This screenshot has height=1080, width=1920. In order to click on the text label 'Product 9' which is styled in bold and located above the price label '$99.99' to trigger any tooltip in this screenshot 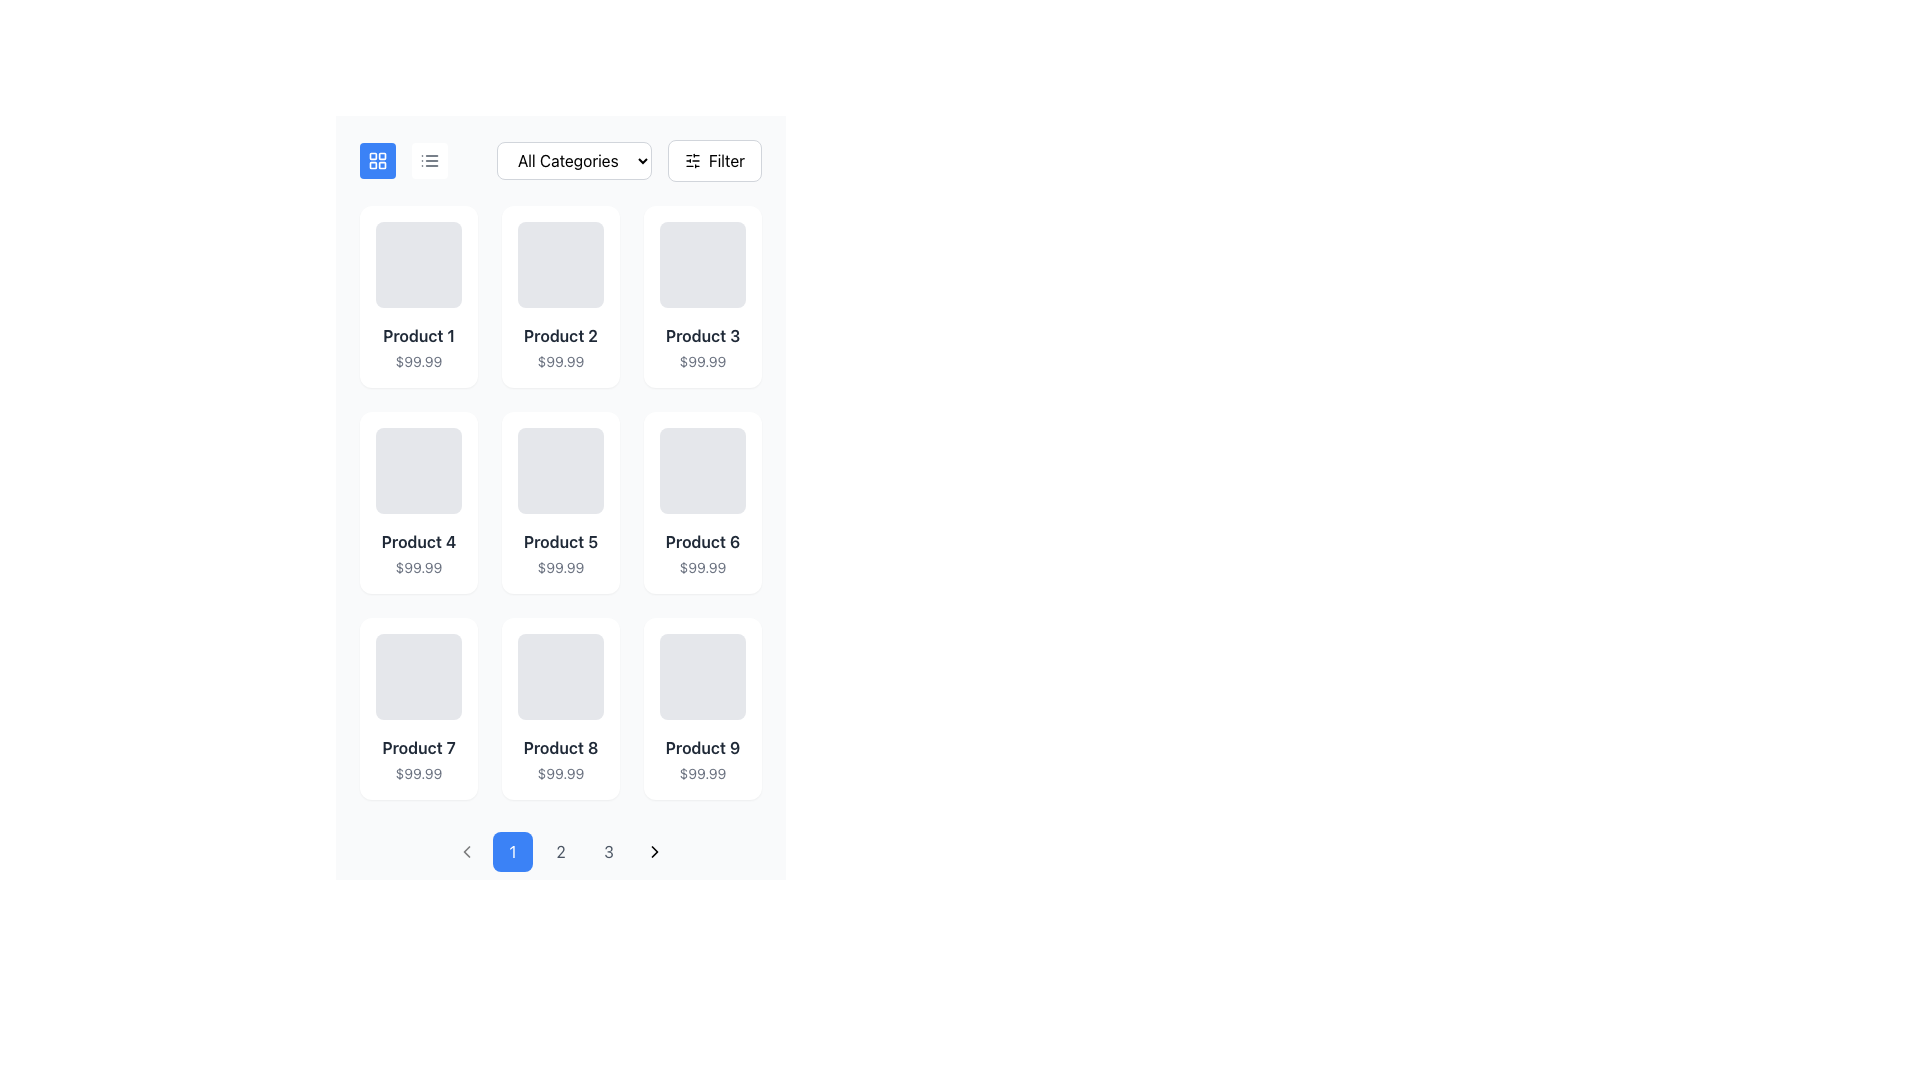, I will do `click(702, 748)`.